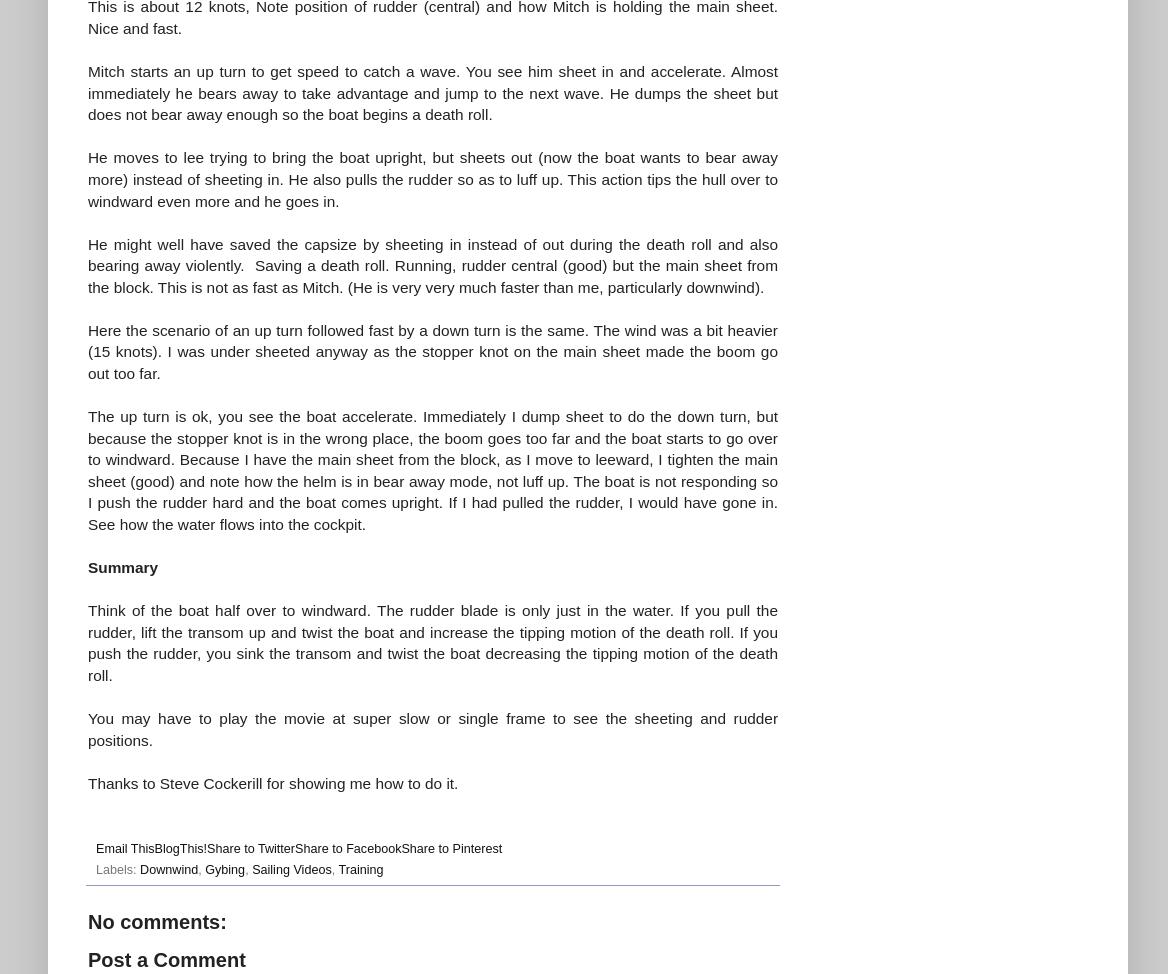  Describe the element at coordinates (431, 92) in the screenshot. I see `'accelerate. Almost immediately he bears
away to take advantage and jump to the next wave. He dumps the sheet but
does not bear away enough so the boat begins a death roll.'` at that location.